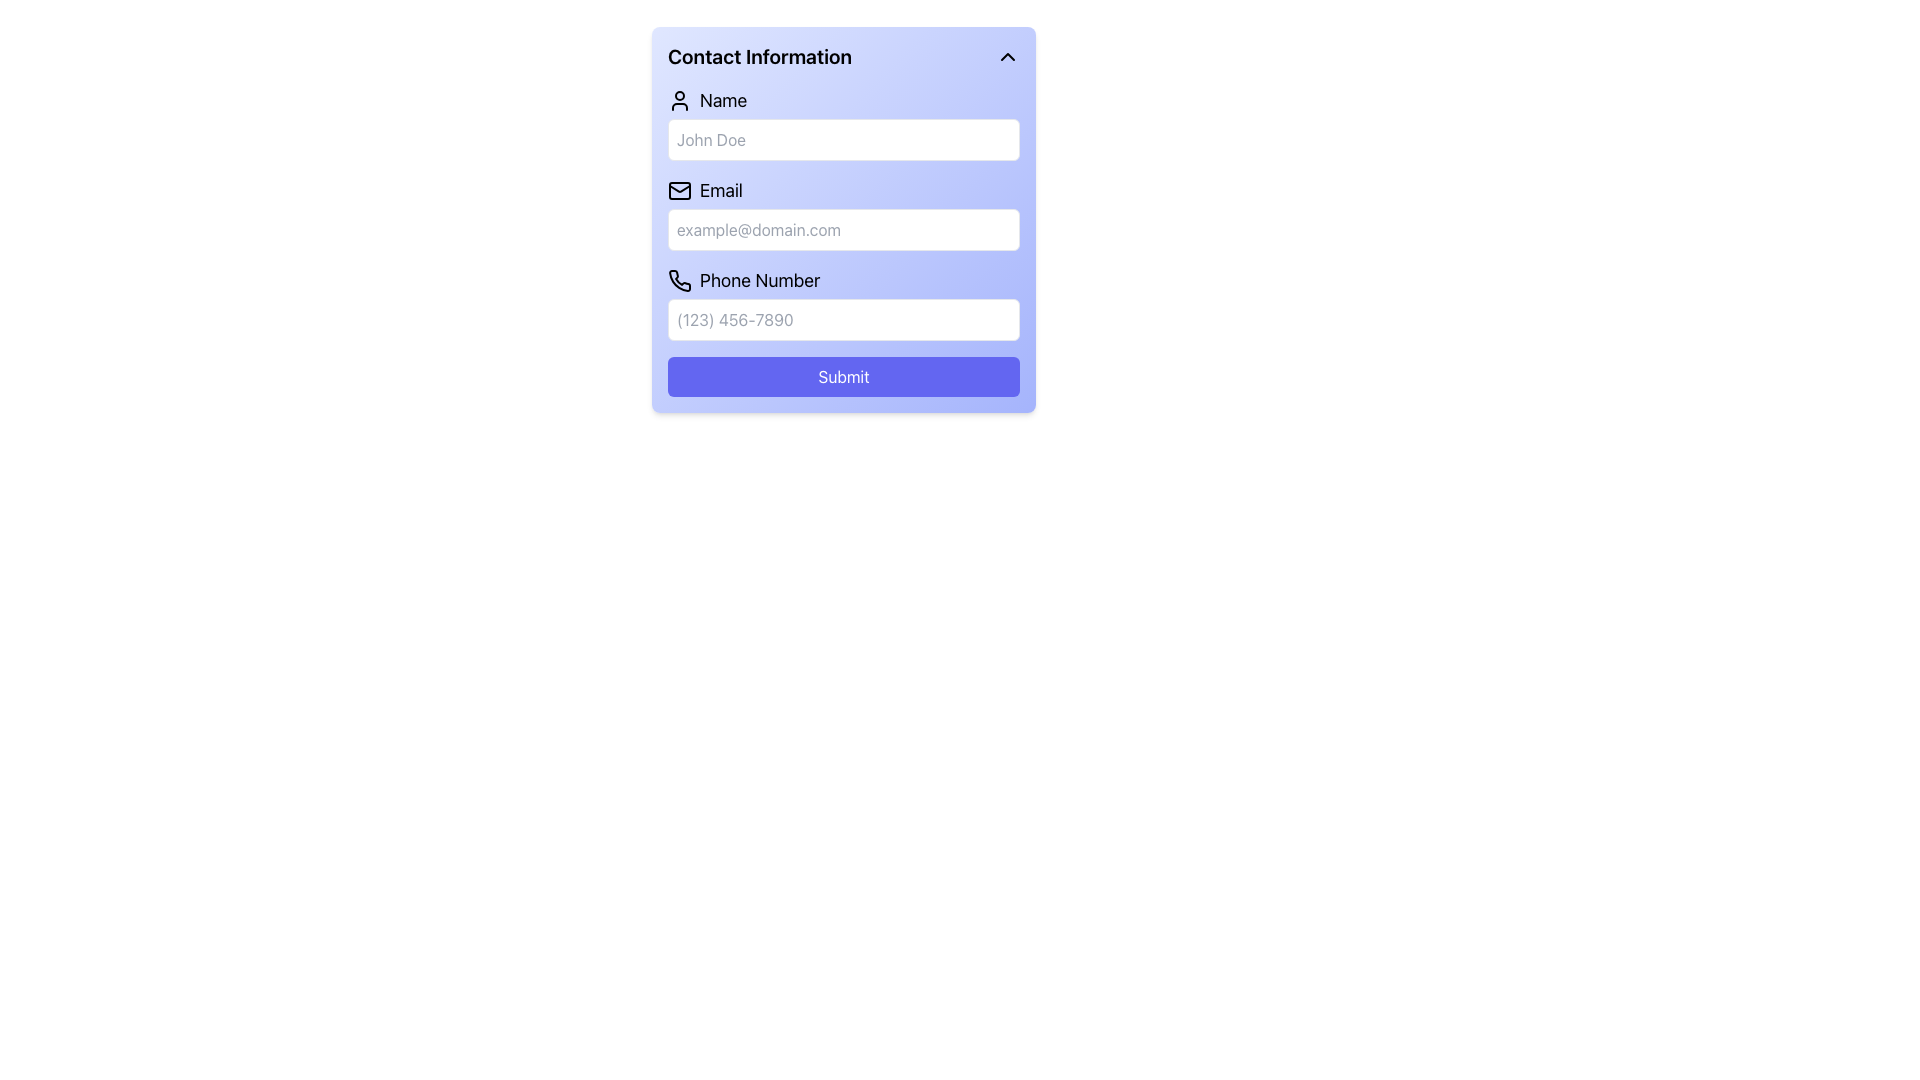 The image size is (1920, 1080). I want to click on the text input field for the user's name, which is styled with a rectangular border and rounded corners, located beneath the 'Name' label, so click(844, 123).